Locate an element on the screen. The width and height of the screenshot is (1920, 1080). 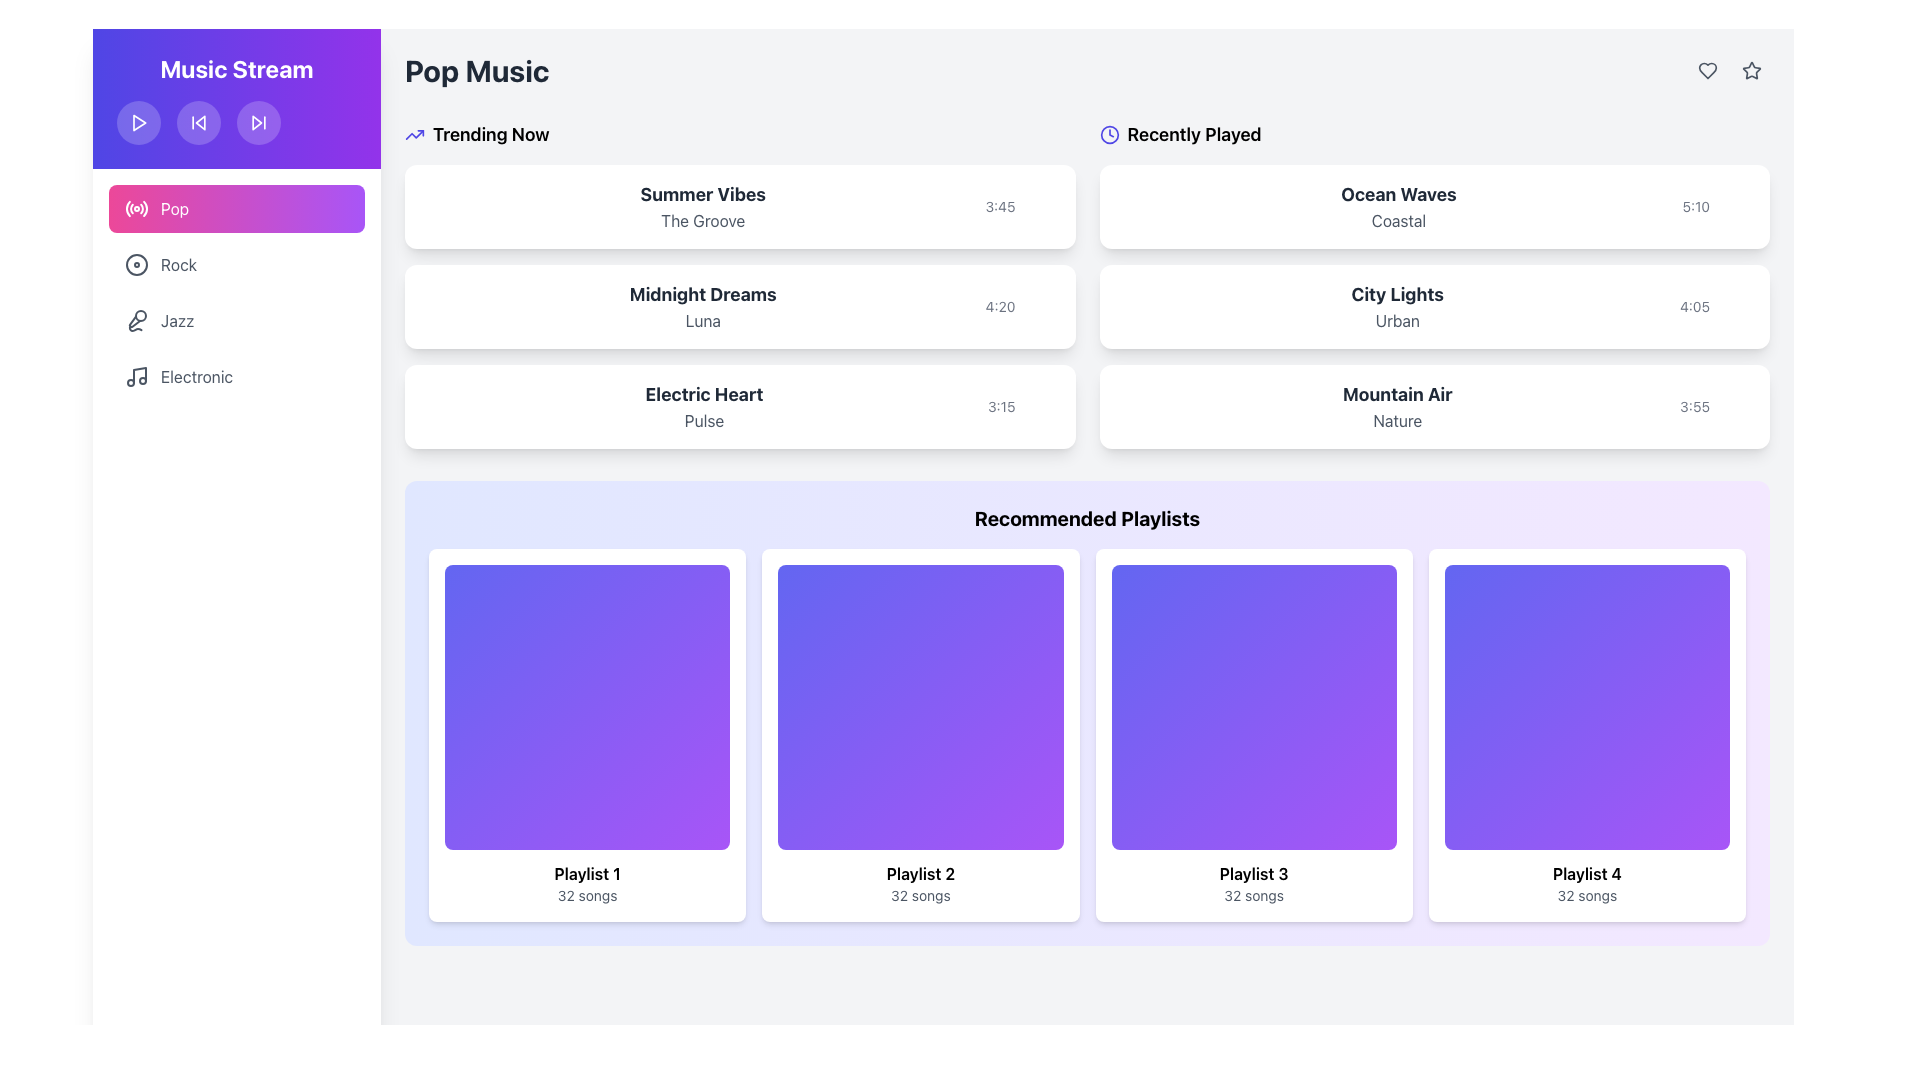
the 'Electronic' music genre icon located in the sidebar menu, positioned to the left of the 'Electronic' text label under the 'Music Stream' section is located at coordinates (136, 377).